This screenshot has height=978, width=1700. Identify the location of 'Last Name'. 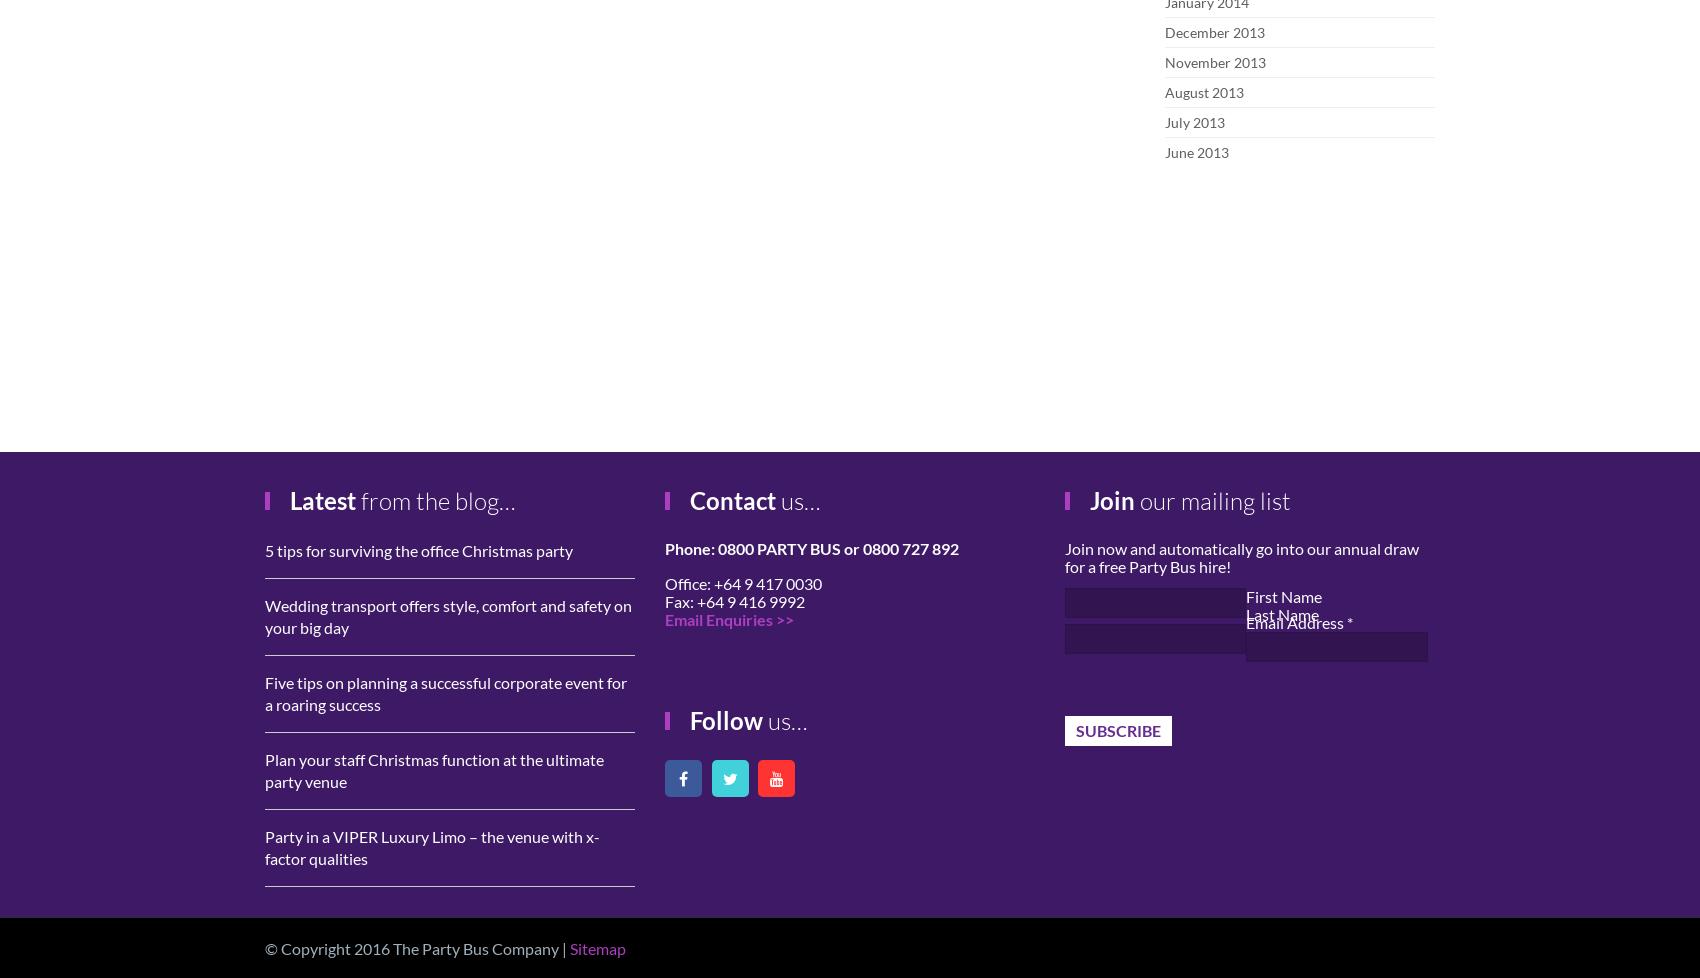
(1282, 614).